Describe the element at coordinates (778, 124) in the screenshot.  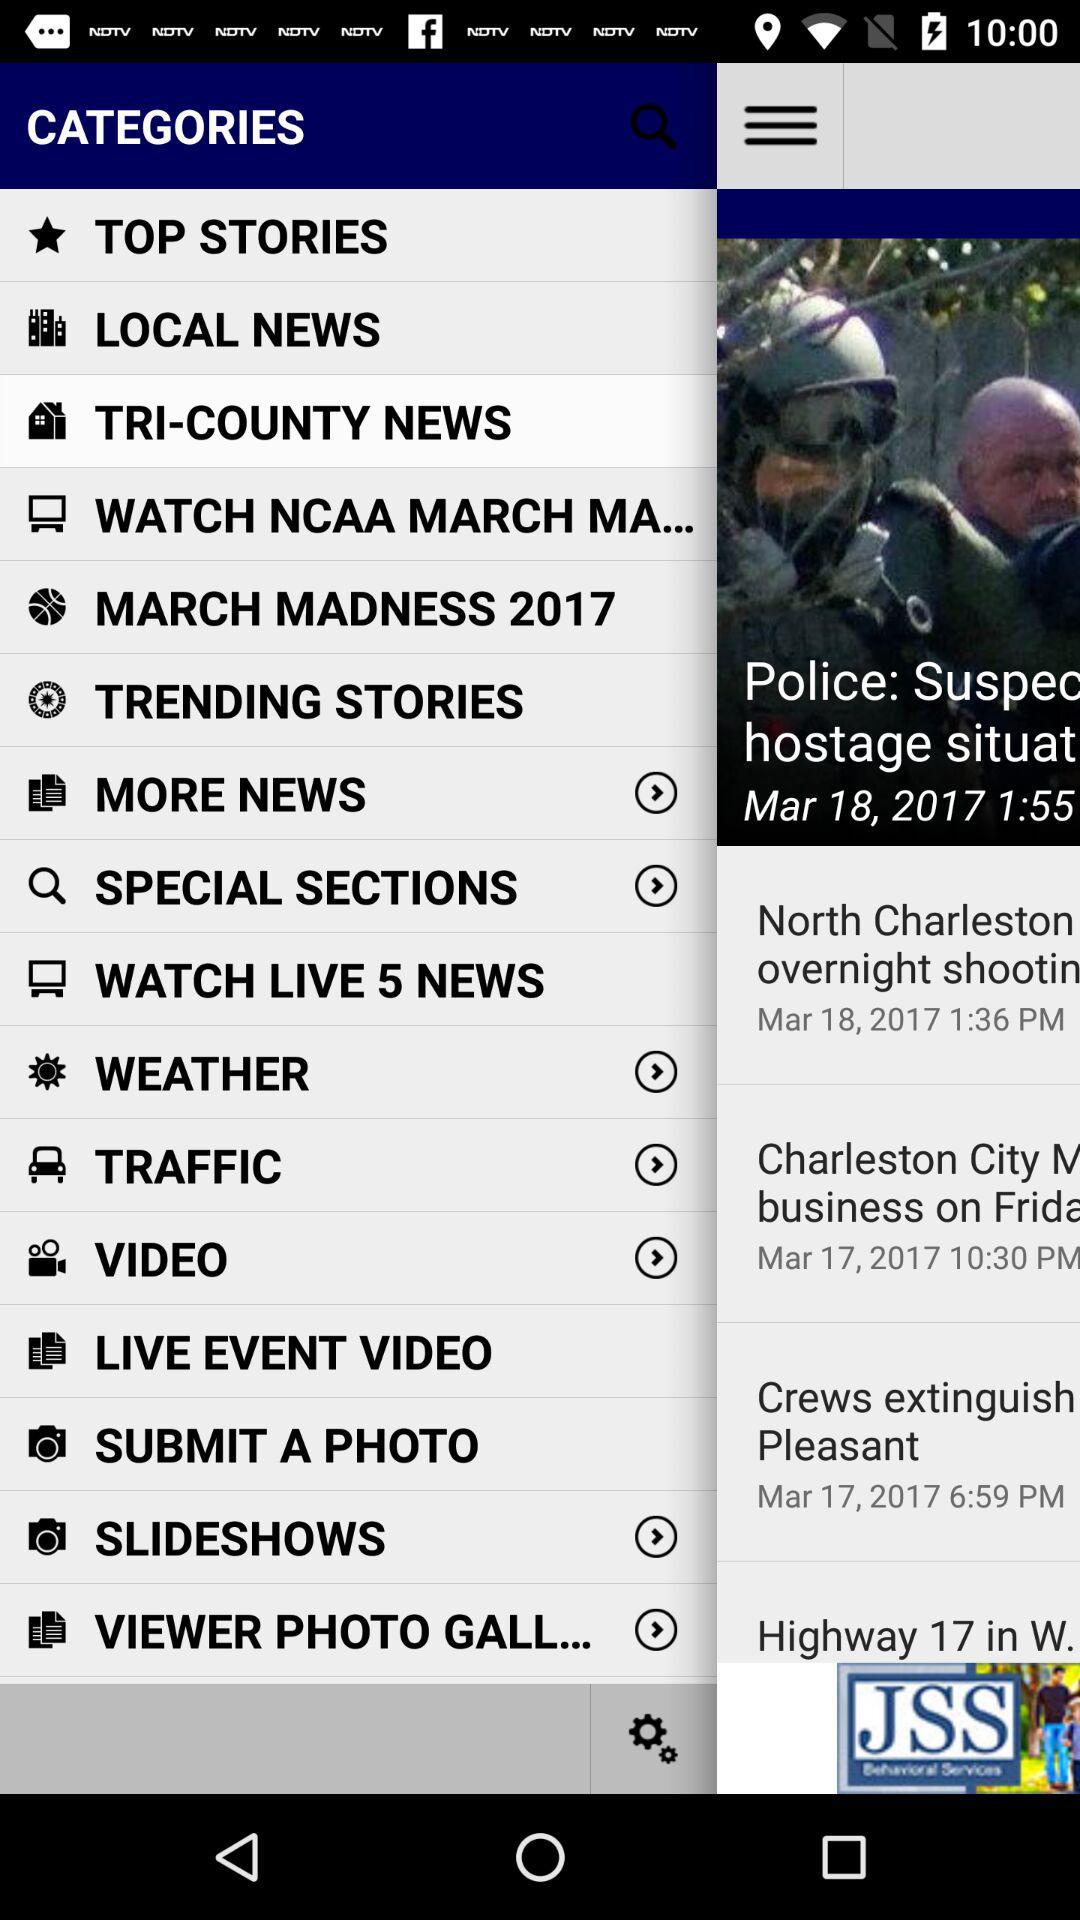
I see `the icon next to the categories item` at that location.